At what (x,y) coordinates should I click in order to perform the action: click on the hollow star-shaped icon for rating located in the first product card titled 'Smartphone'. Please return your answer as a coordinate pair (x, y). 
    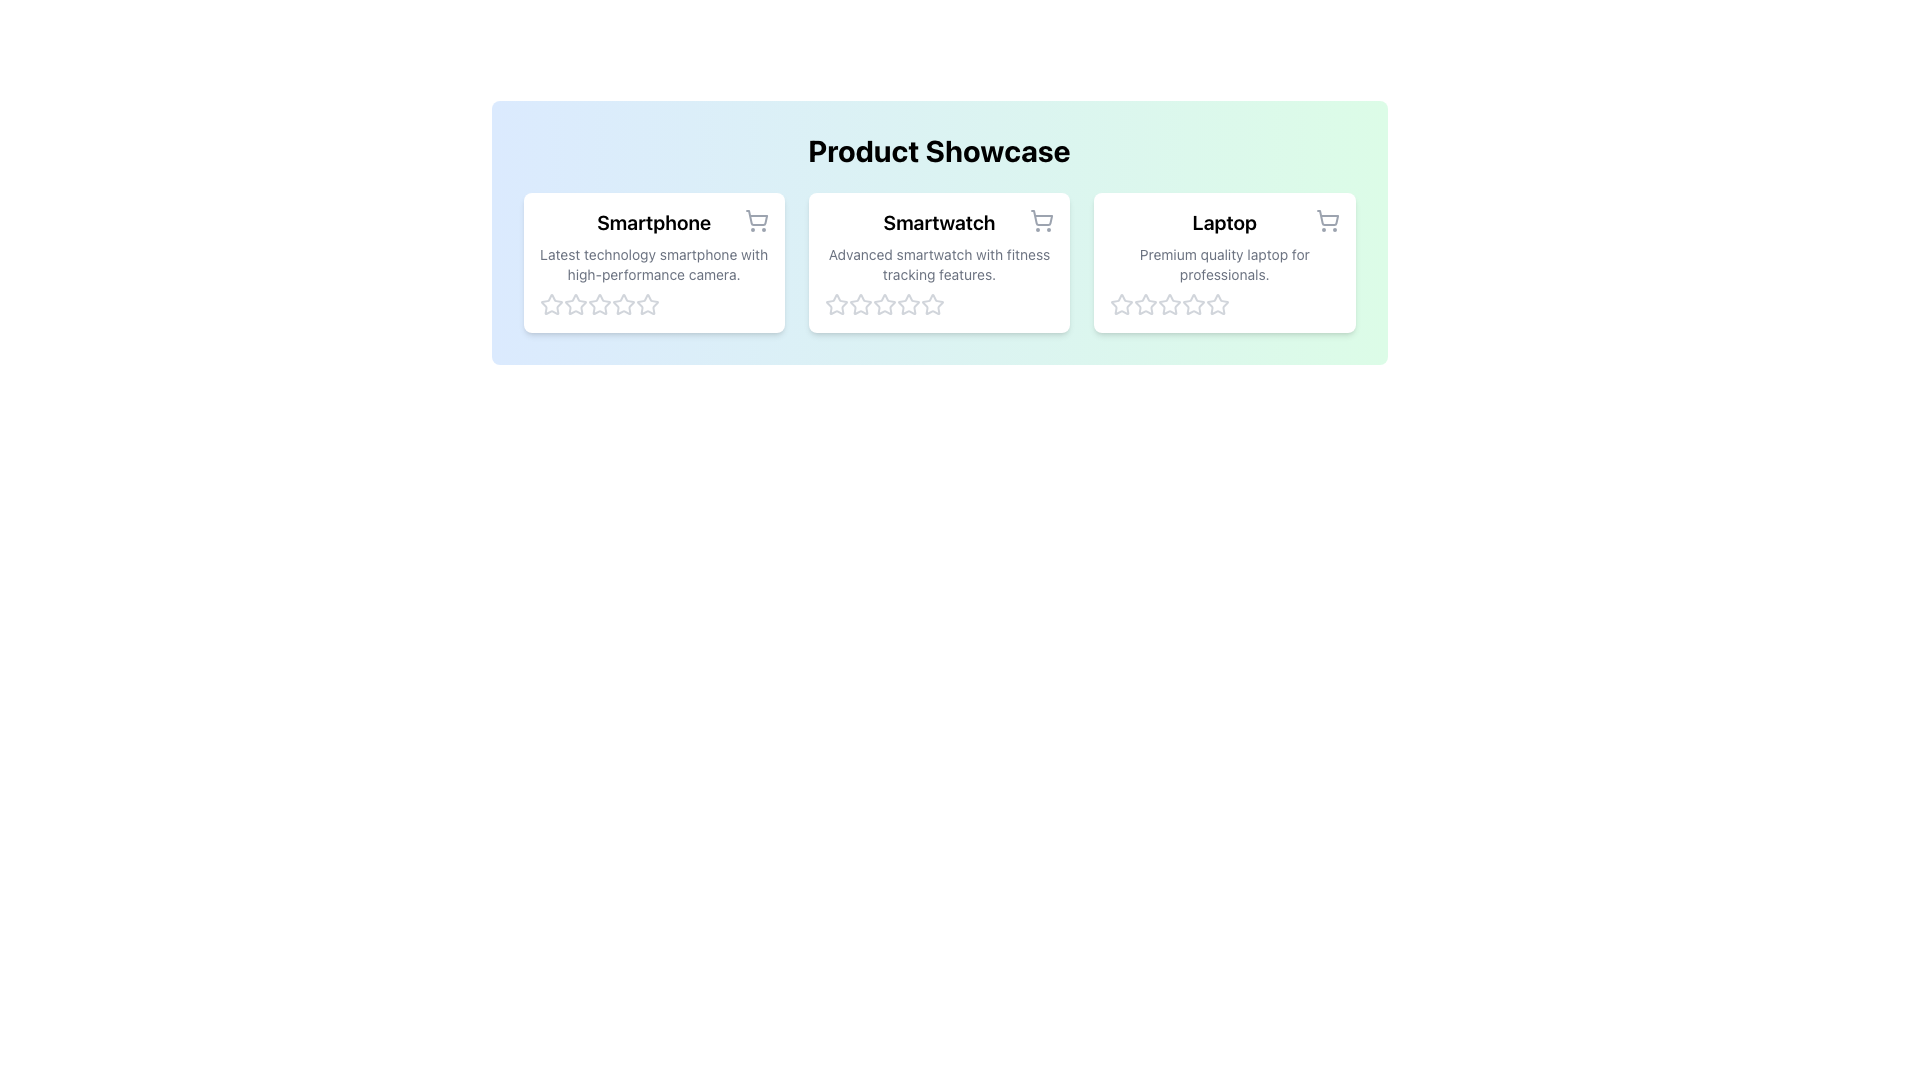
    Looking at the image, I should click on (574, 304).